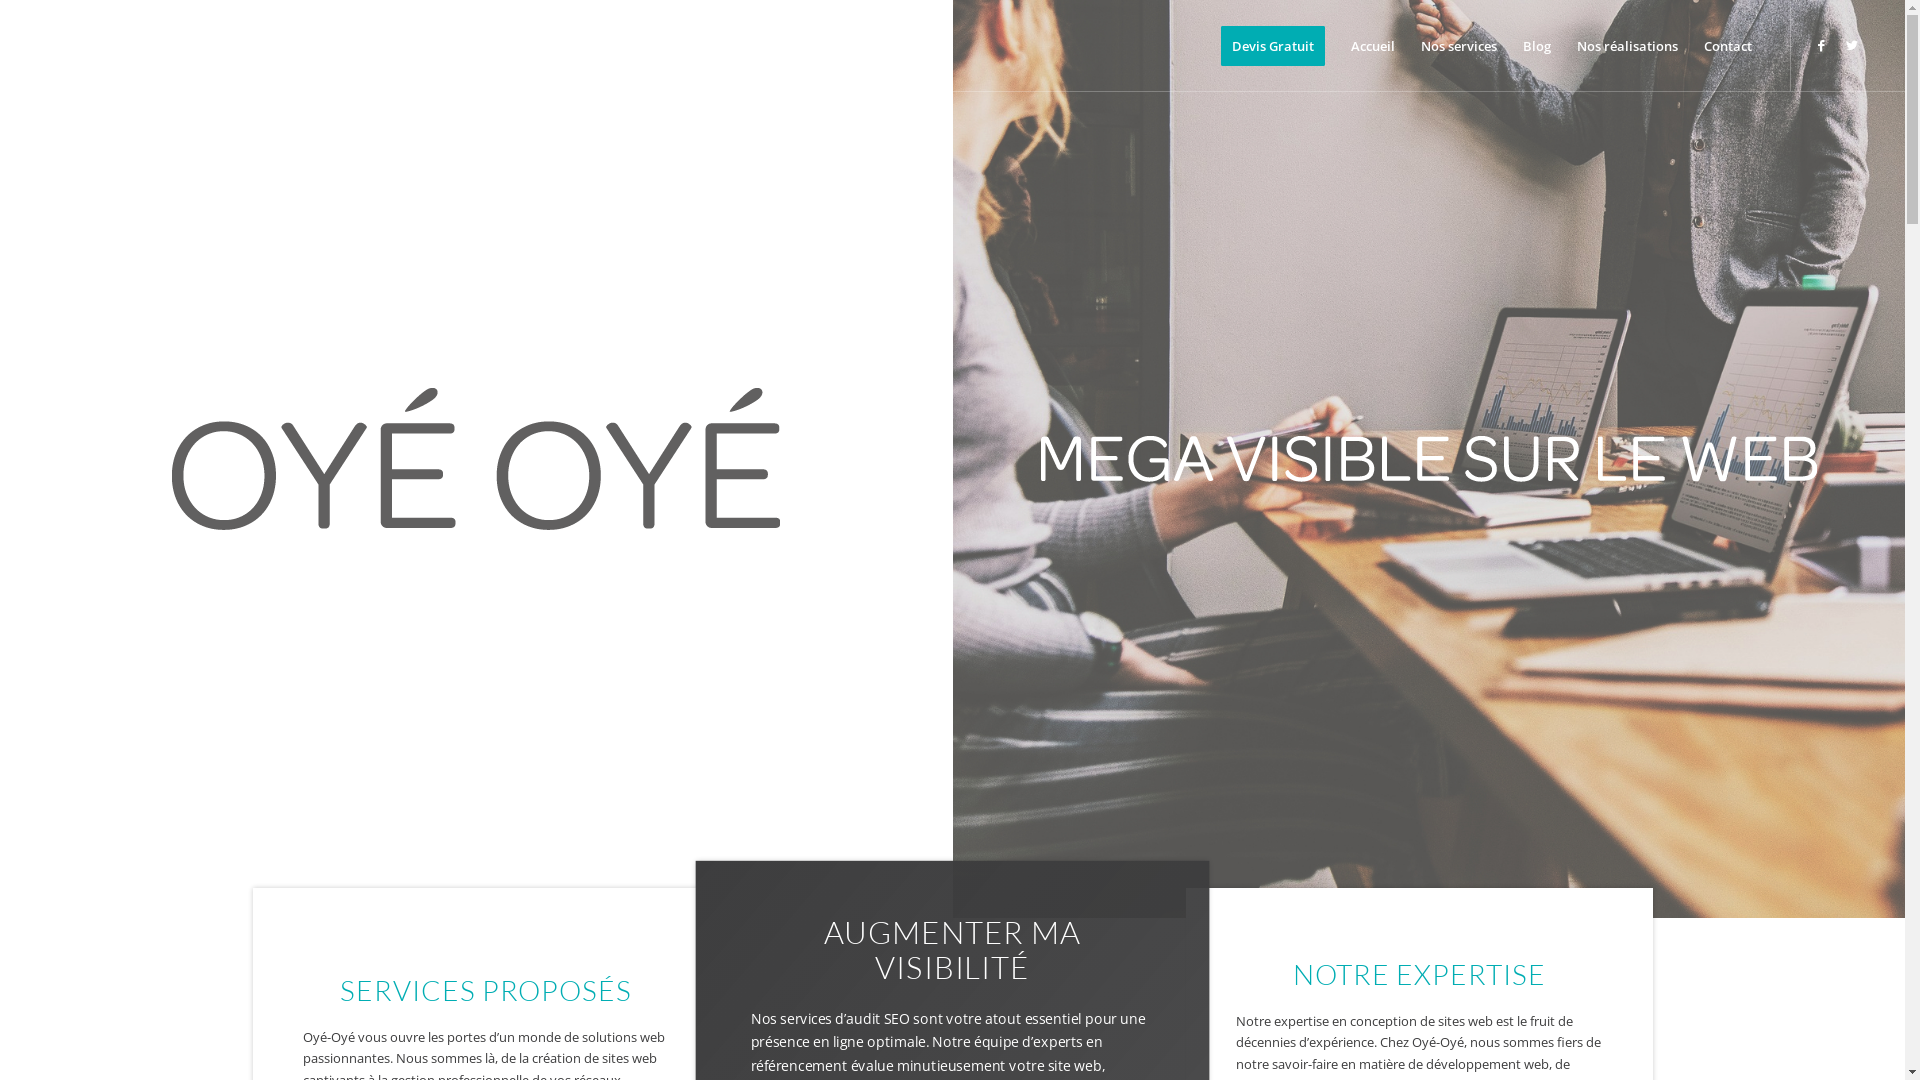 The width and height of the screenshot is (1920, 1080). What do you see at coordinates (172, 459) in the screenshot?
I see `'OYE-OYE'` at bounding box center [172, 459].